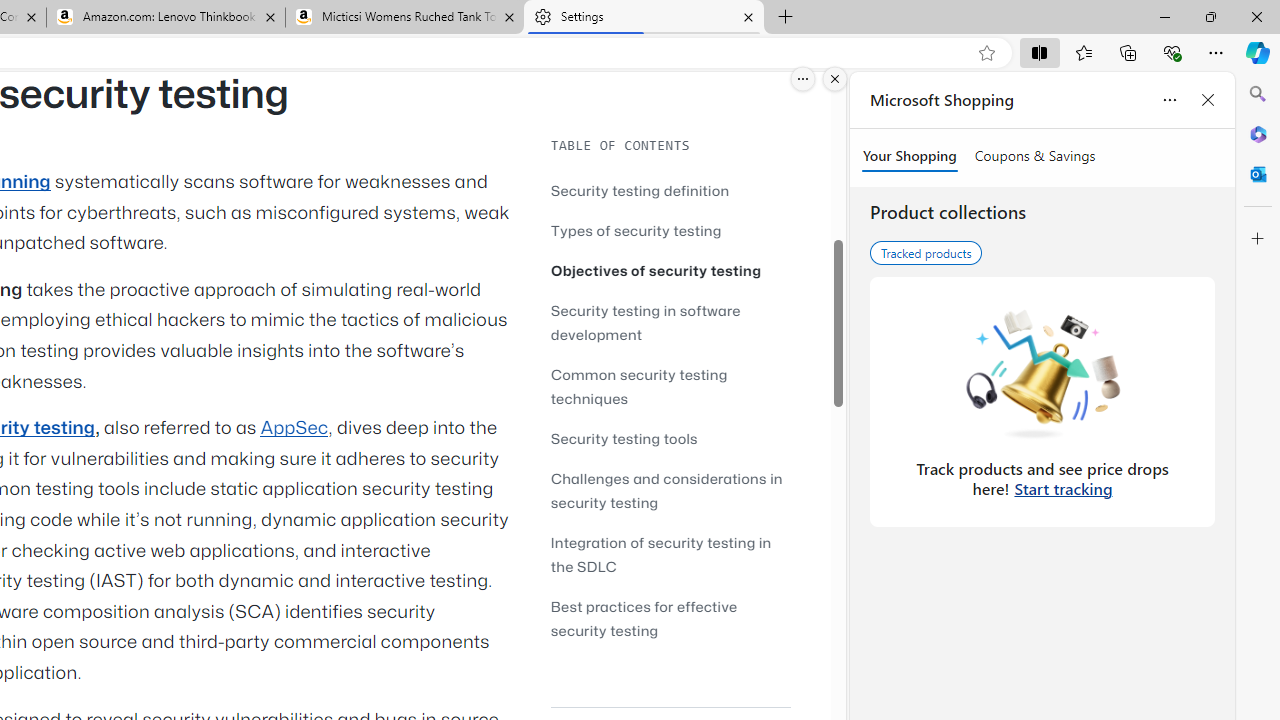 This screenshot has height=720, width=1280. Describe the element at coordinates (1164, 16) in the screenshot. I see `'Minimize'` at that location.